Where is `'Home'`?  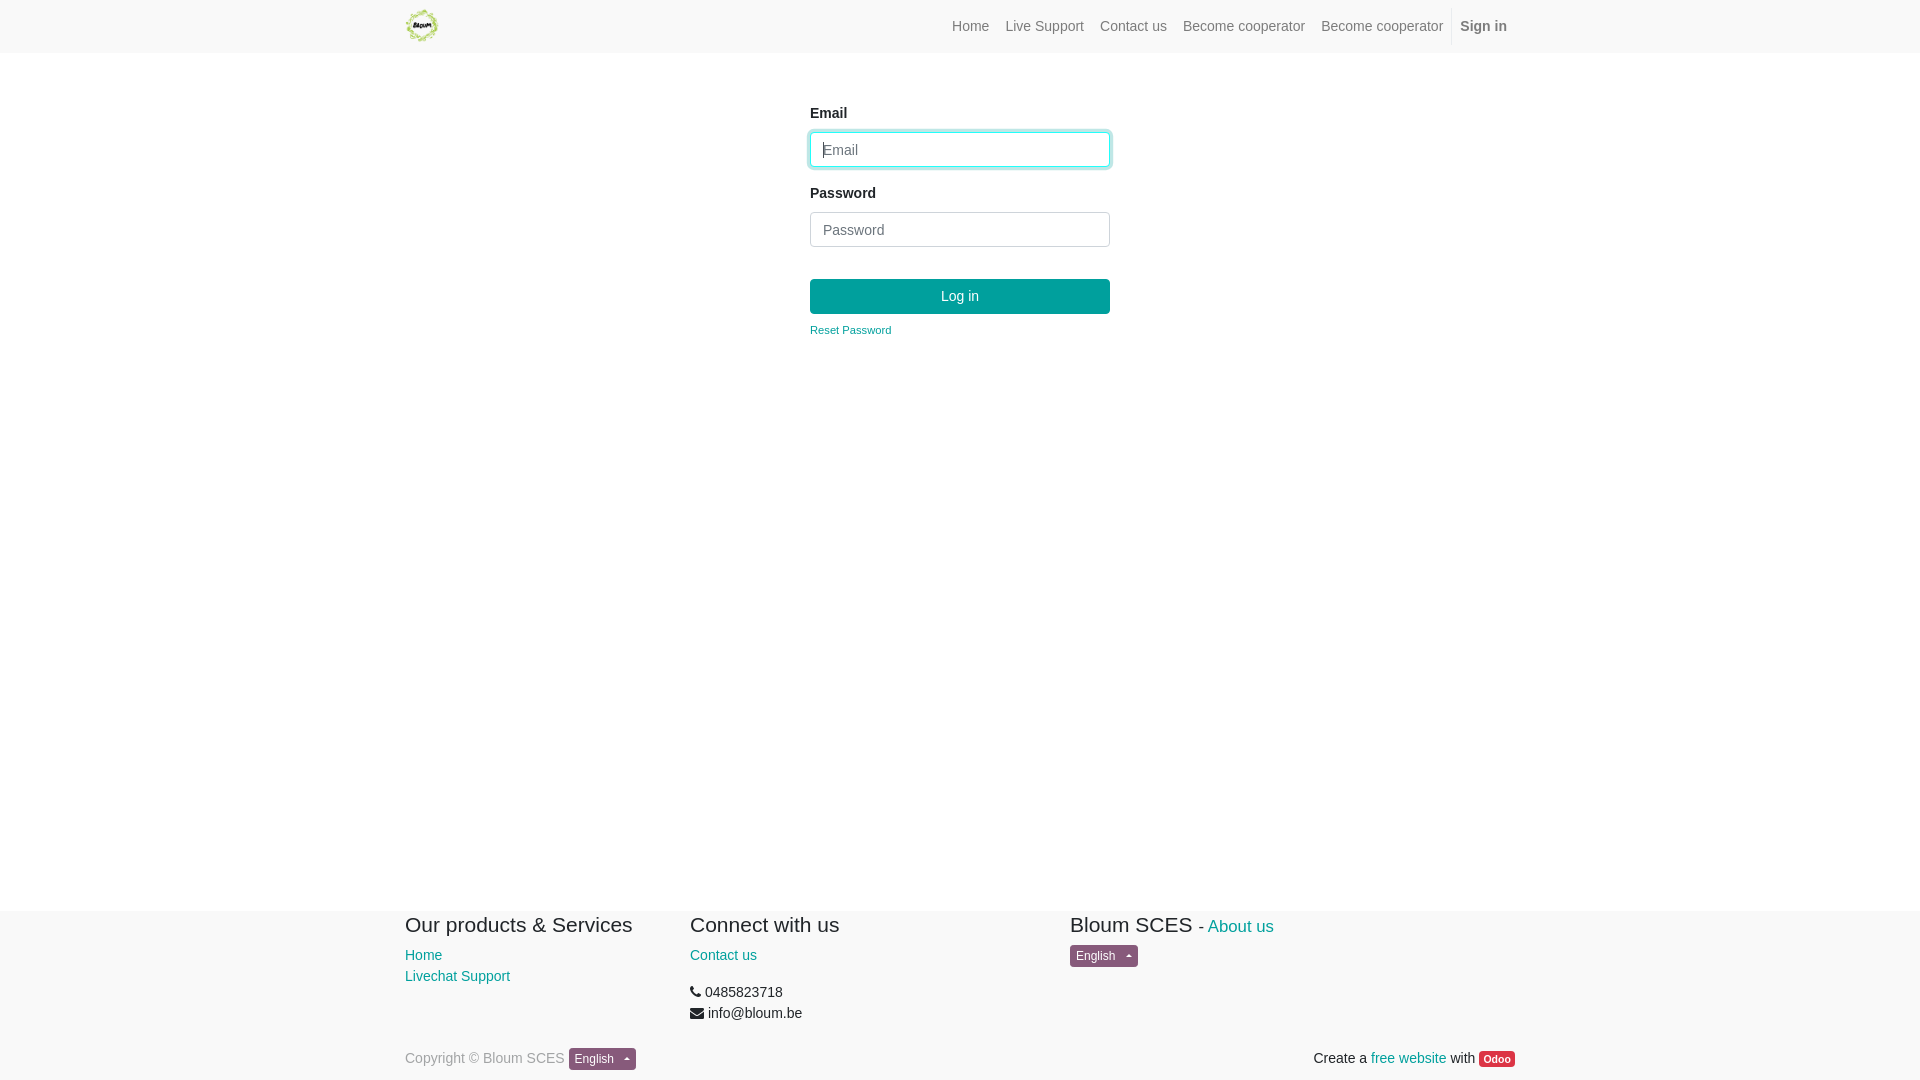
'Home' is located at coordinates (422, 954).